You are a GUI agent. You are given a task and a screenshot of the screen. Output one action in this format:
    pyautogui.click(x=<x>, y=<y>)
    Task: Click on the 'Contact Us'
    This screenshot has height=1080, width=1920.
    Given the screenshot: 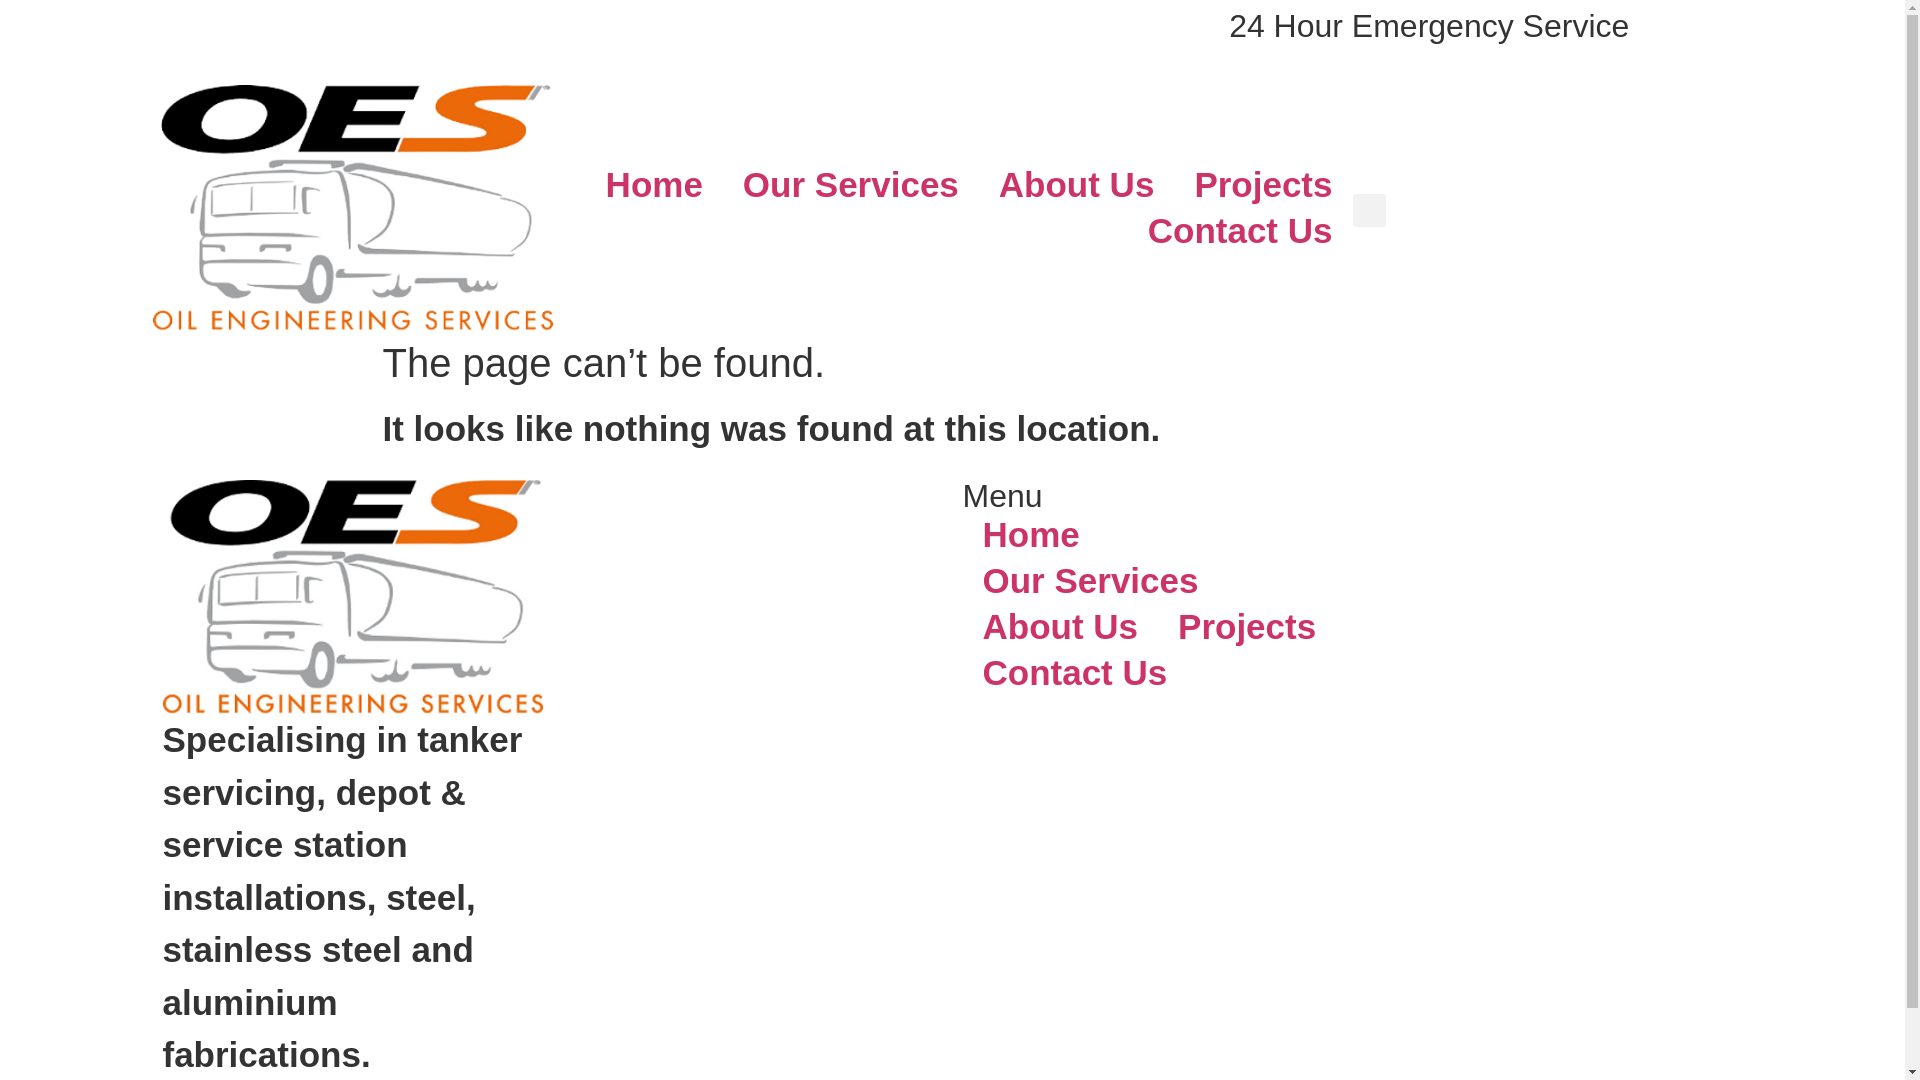 What is the action you would take?
    pyautogui.click(x=1073, y=672)
    